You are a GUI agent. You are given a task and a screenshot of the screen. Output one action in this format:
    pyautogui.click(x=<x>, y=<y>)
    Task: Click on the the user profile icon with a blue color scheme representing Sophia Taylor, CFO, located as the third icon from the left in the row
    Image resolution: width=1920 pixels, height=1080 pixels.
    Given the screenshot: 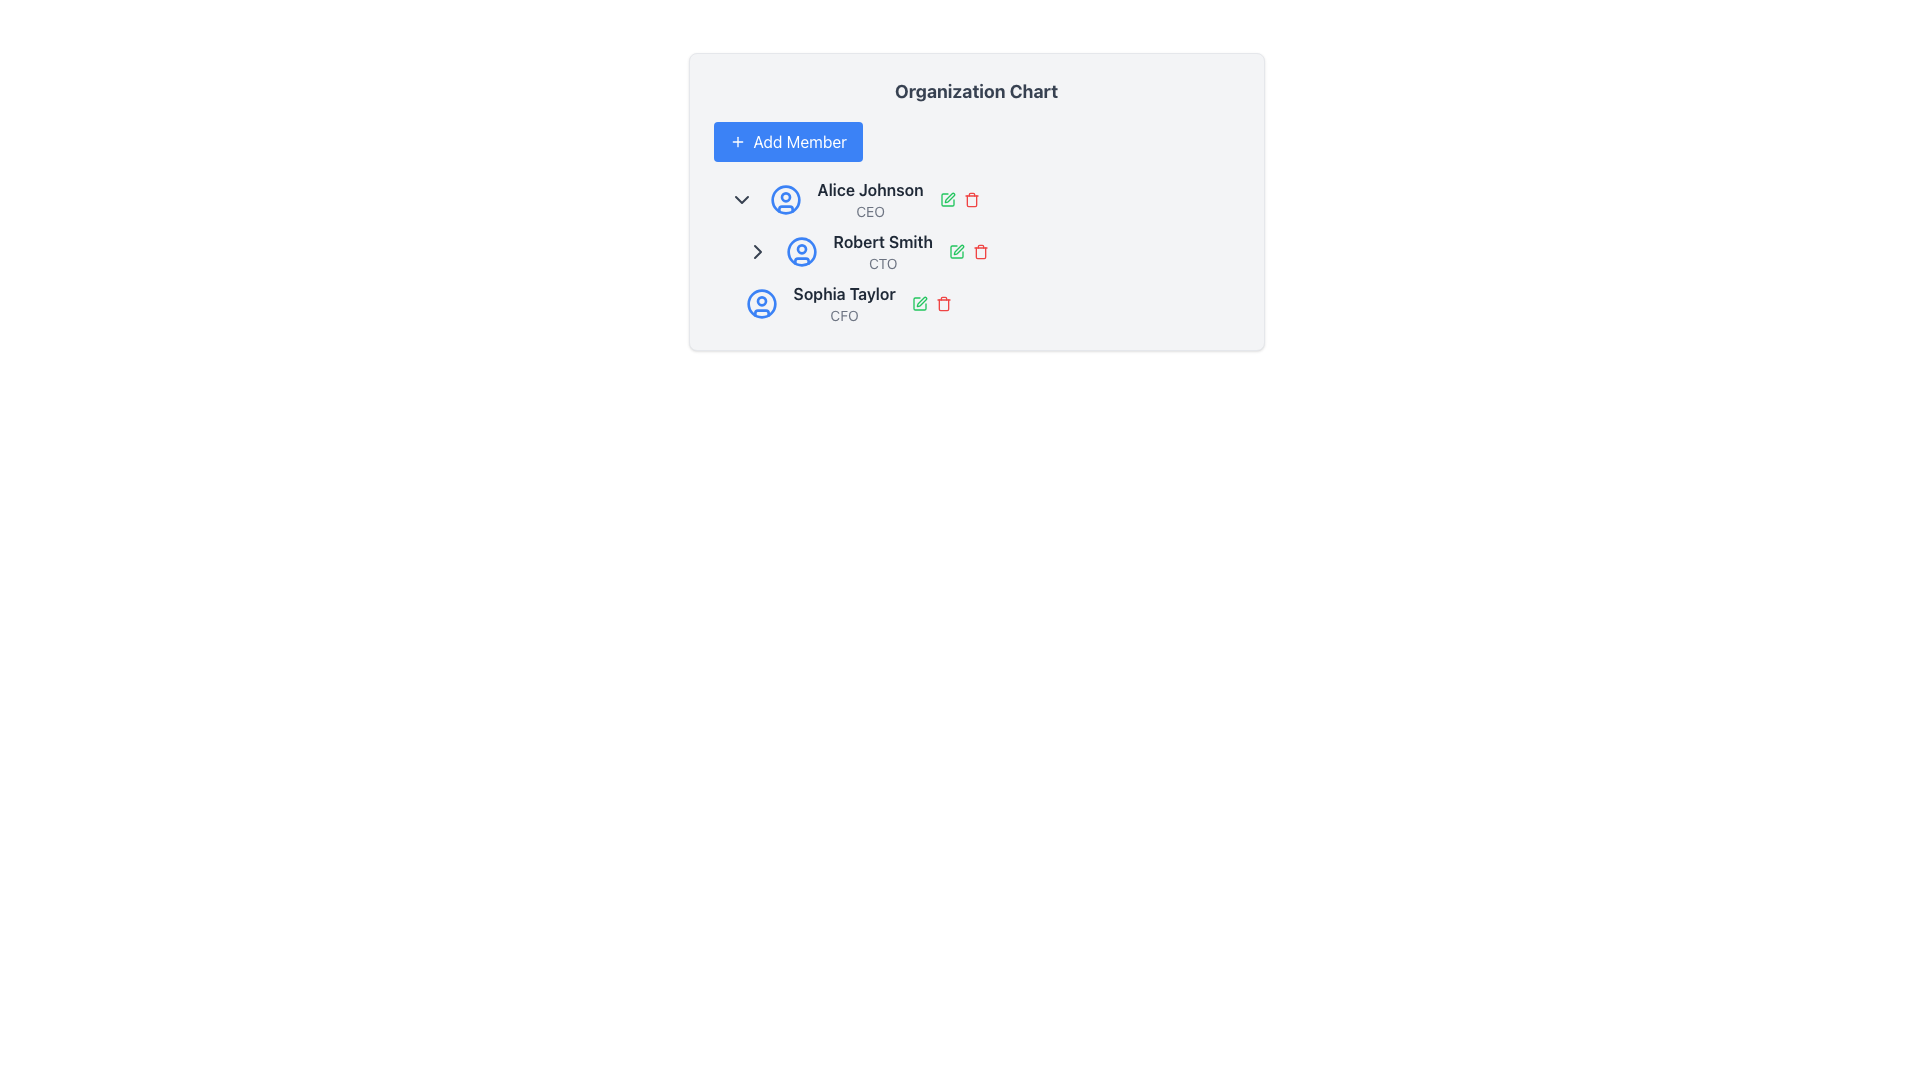 What is the action you would take?
    pyautogui.click(x=760, y=304)
    